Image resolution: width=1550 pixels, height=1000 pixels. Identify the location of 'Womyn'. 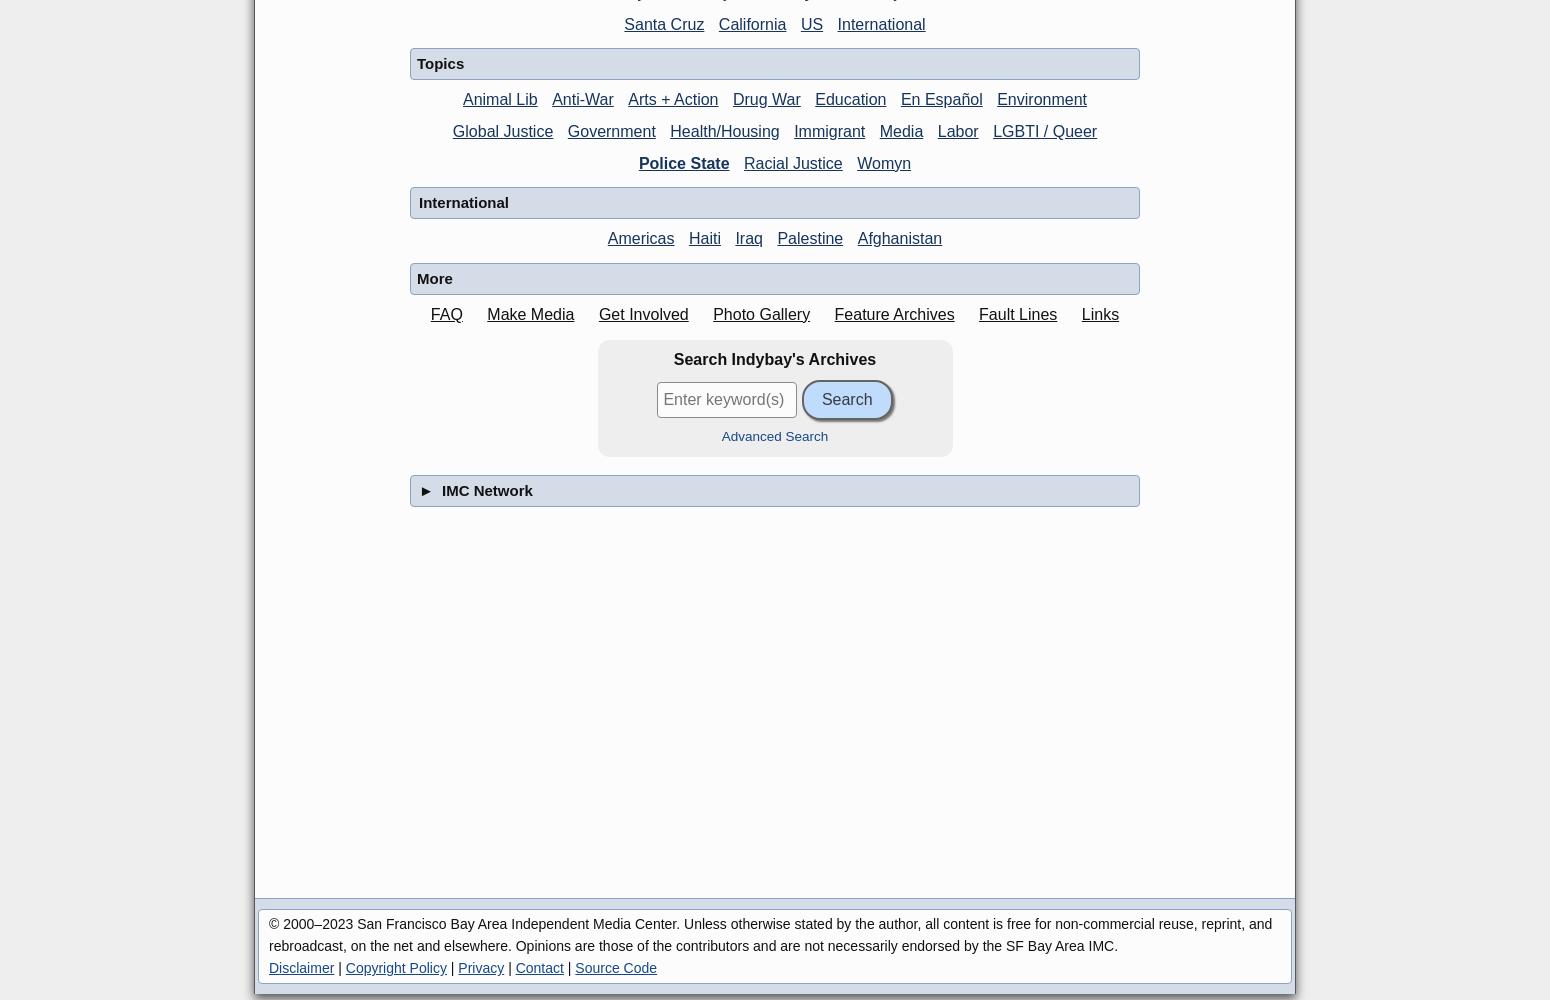
(883, 162).